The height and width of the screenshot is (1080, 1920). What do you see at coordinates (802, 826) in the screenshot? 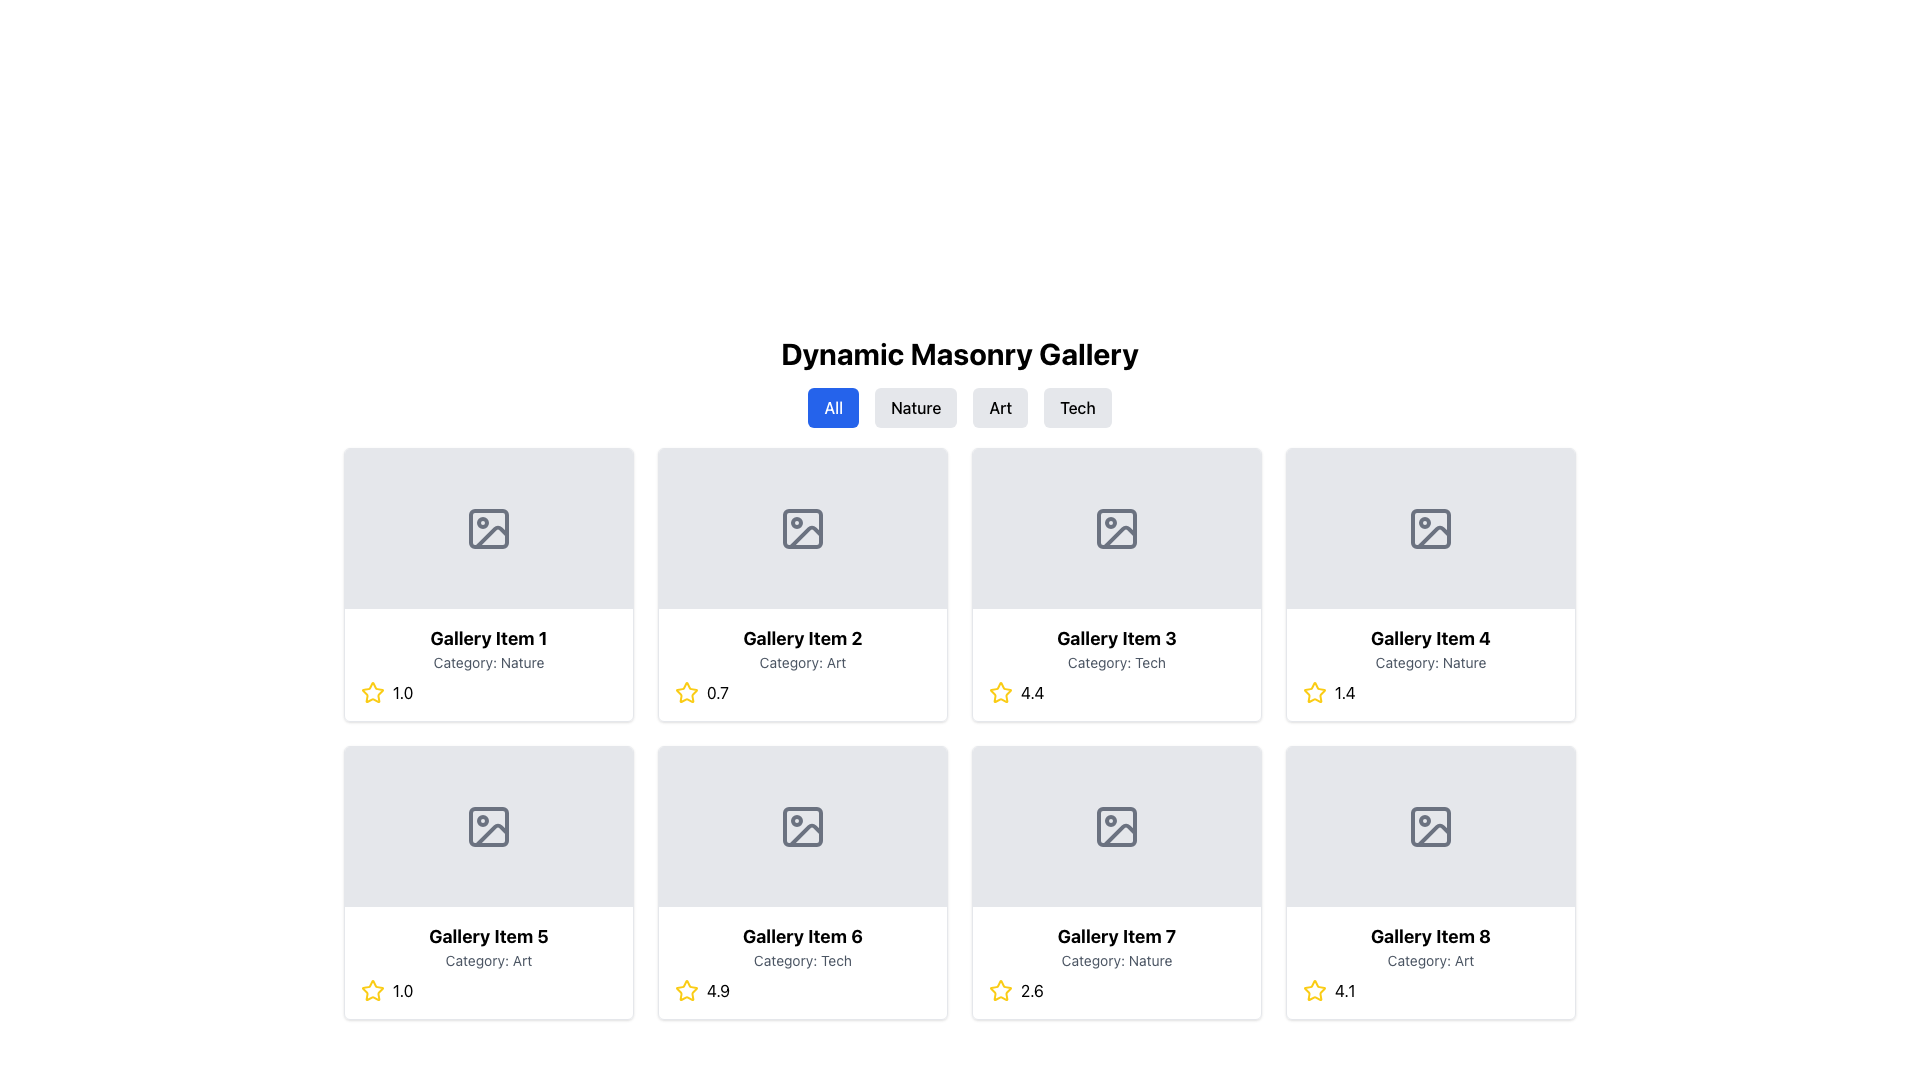
I see `the decorative rectangle within the icon of Gallery Item 6, which is centrally positioned in the second row and third column of the gallery layout` at bounding box center [802, 826].